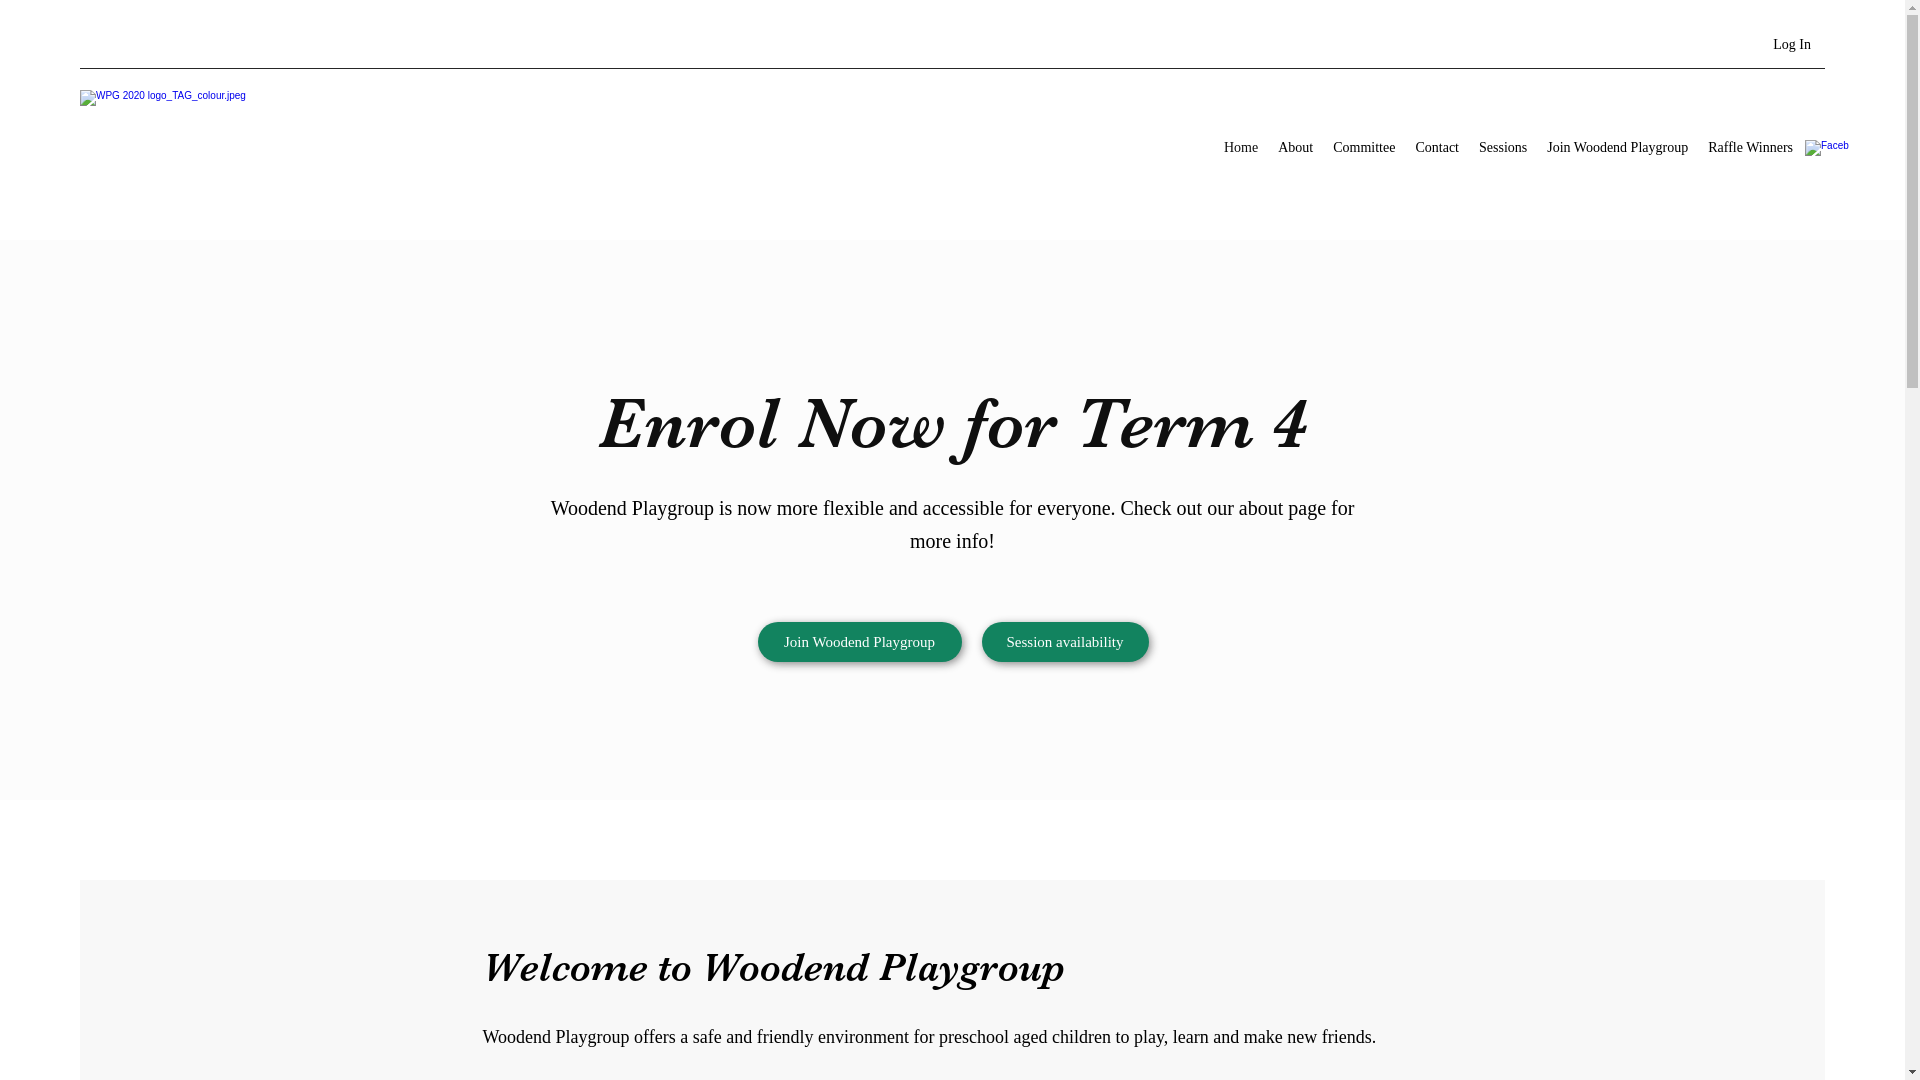  What do you see at coordinates (1502, 149) in the screenshot?
I see `'Sessions'` at bounding box center [1502, 149].